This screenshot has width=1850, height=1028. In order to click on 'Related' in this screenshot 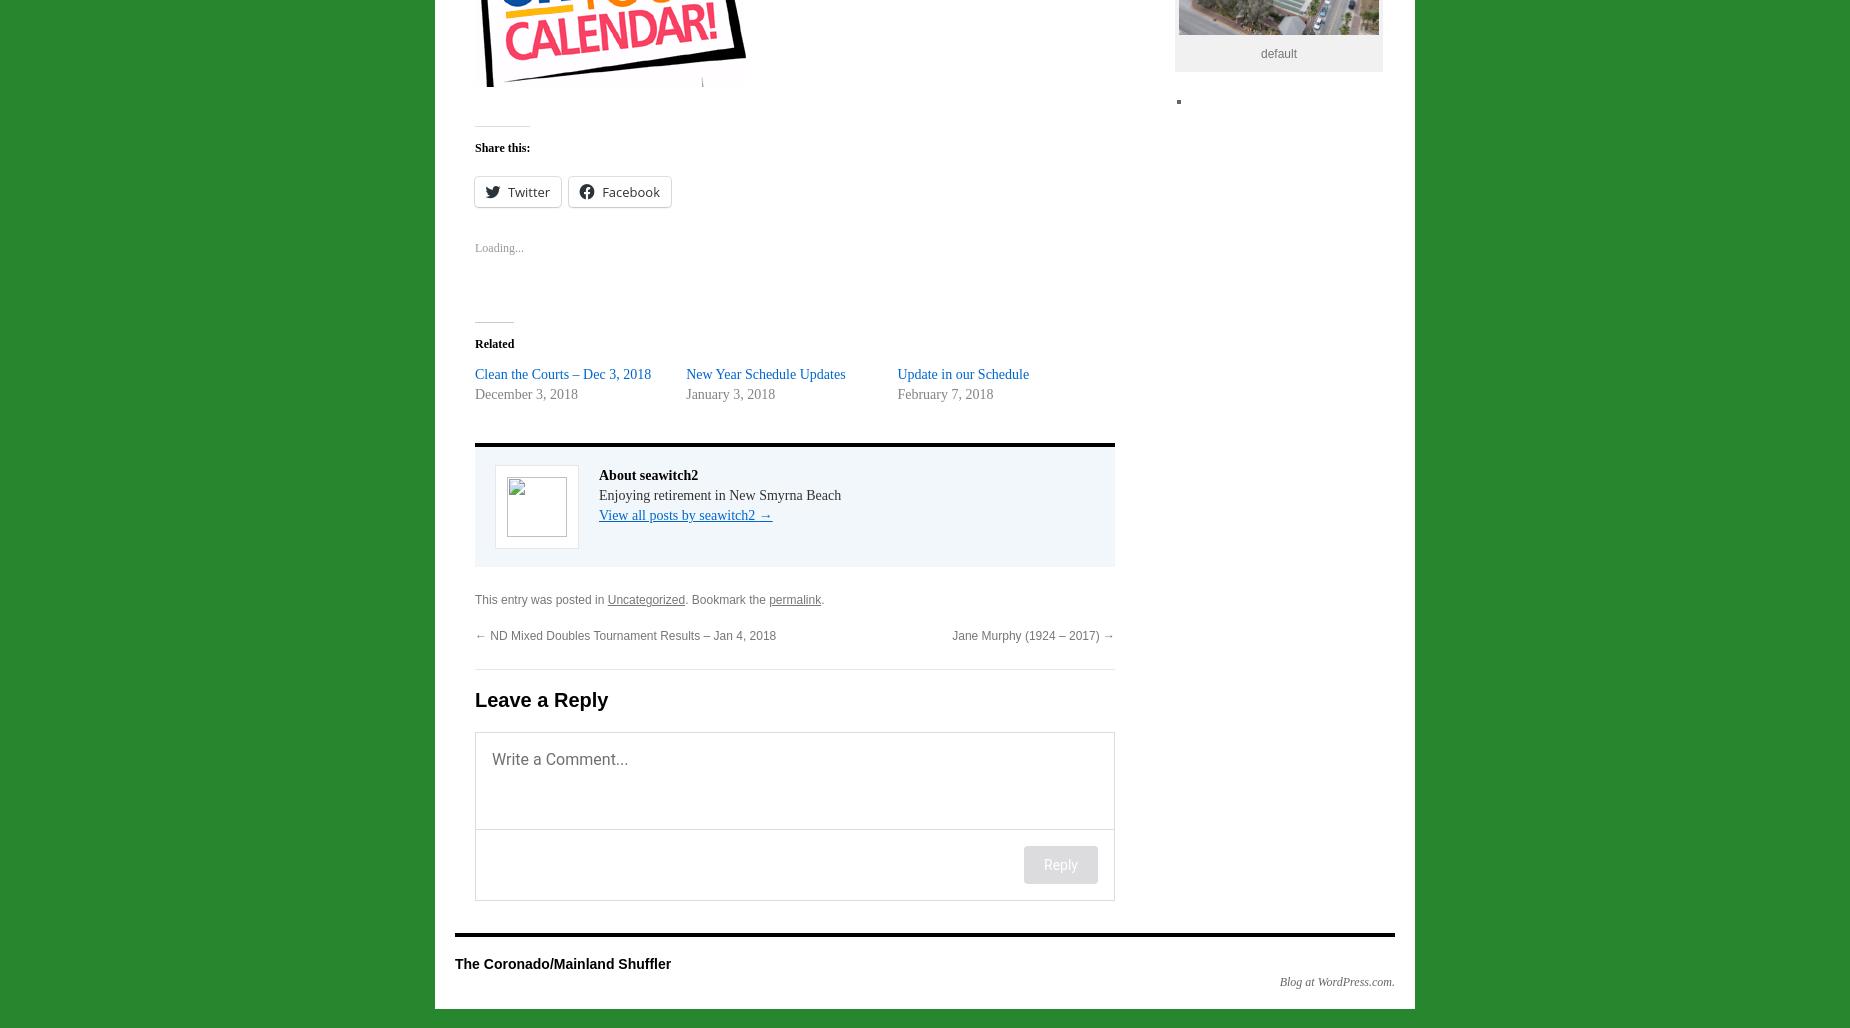, I will do `click(475, 342)`.